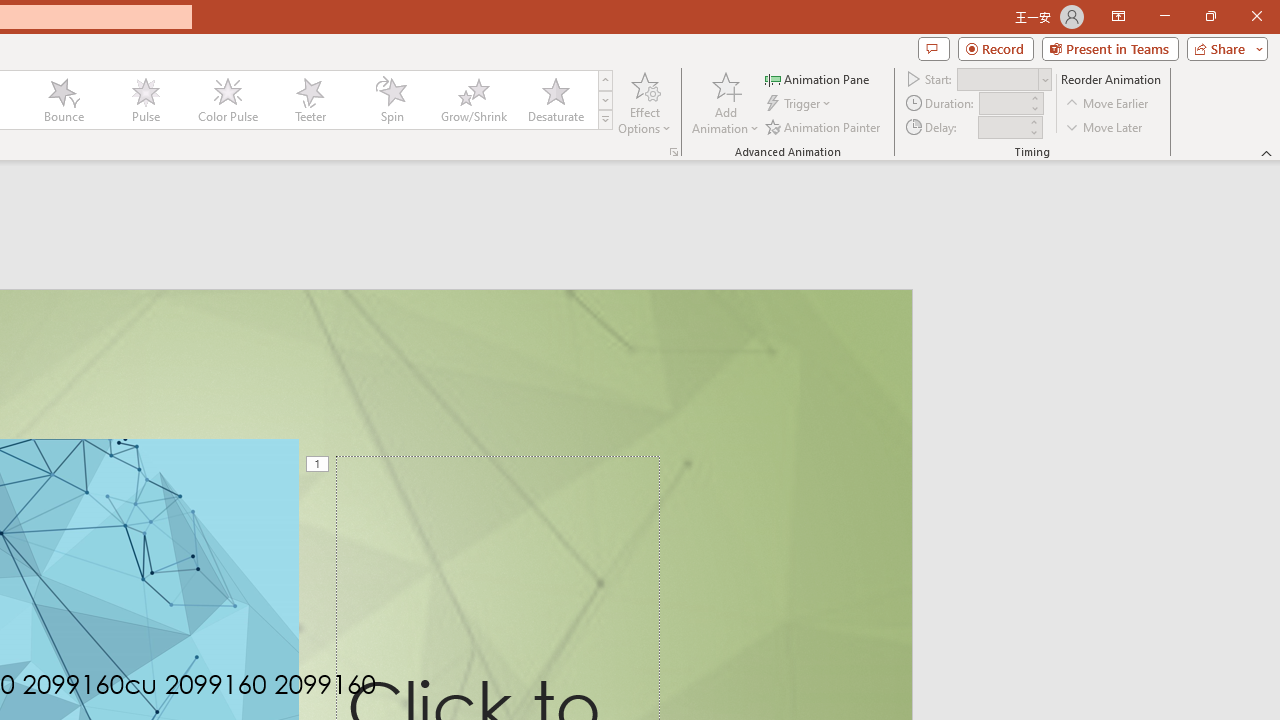  What do you see at coordinates (645, 103) in the screenshot?
I see `'Effect Options'` at bounding box center [645, 103].